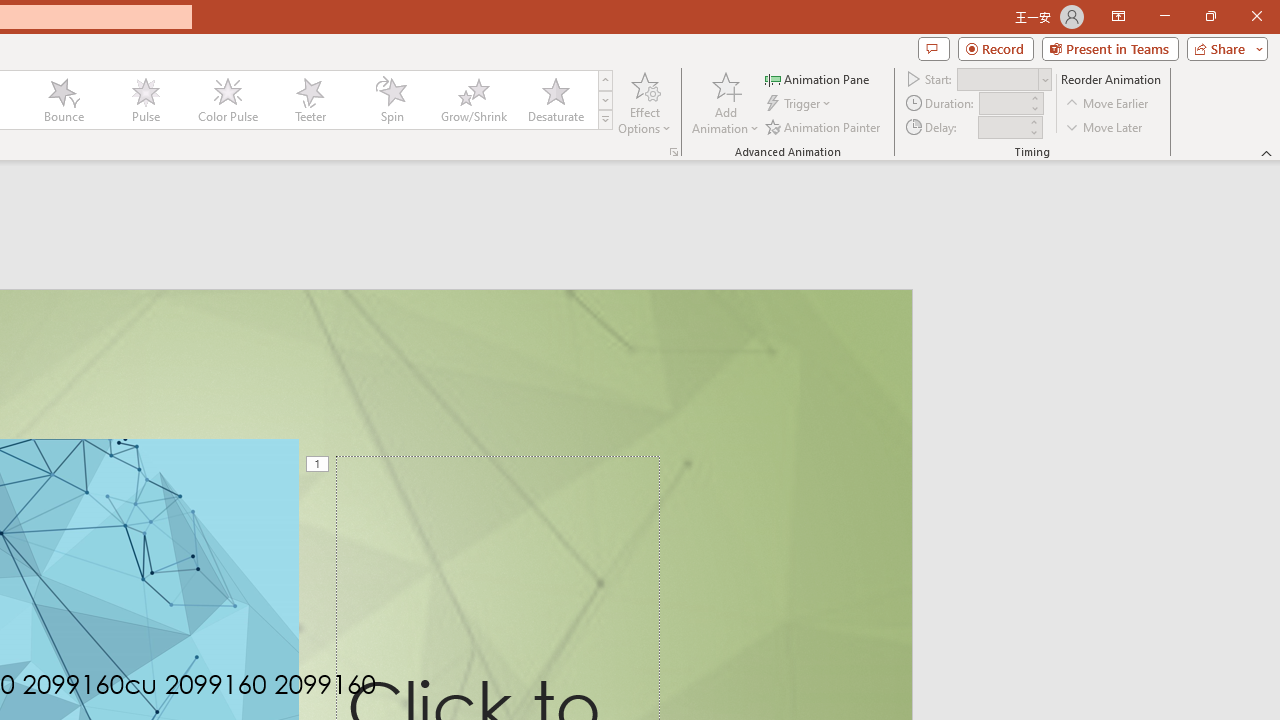  What do you see at coordinates (645, 103) in the screenshot?
I see `'Effect Options'` at bounding box center [645, 103].